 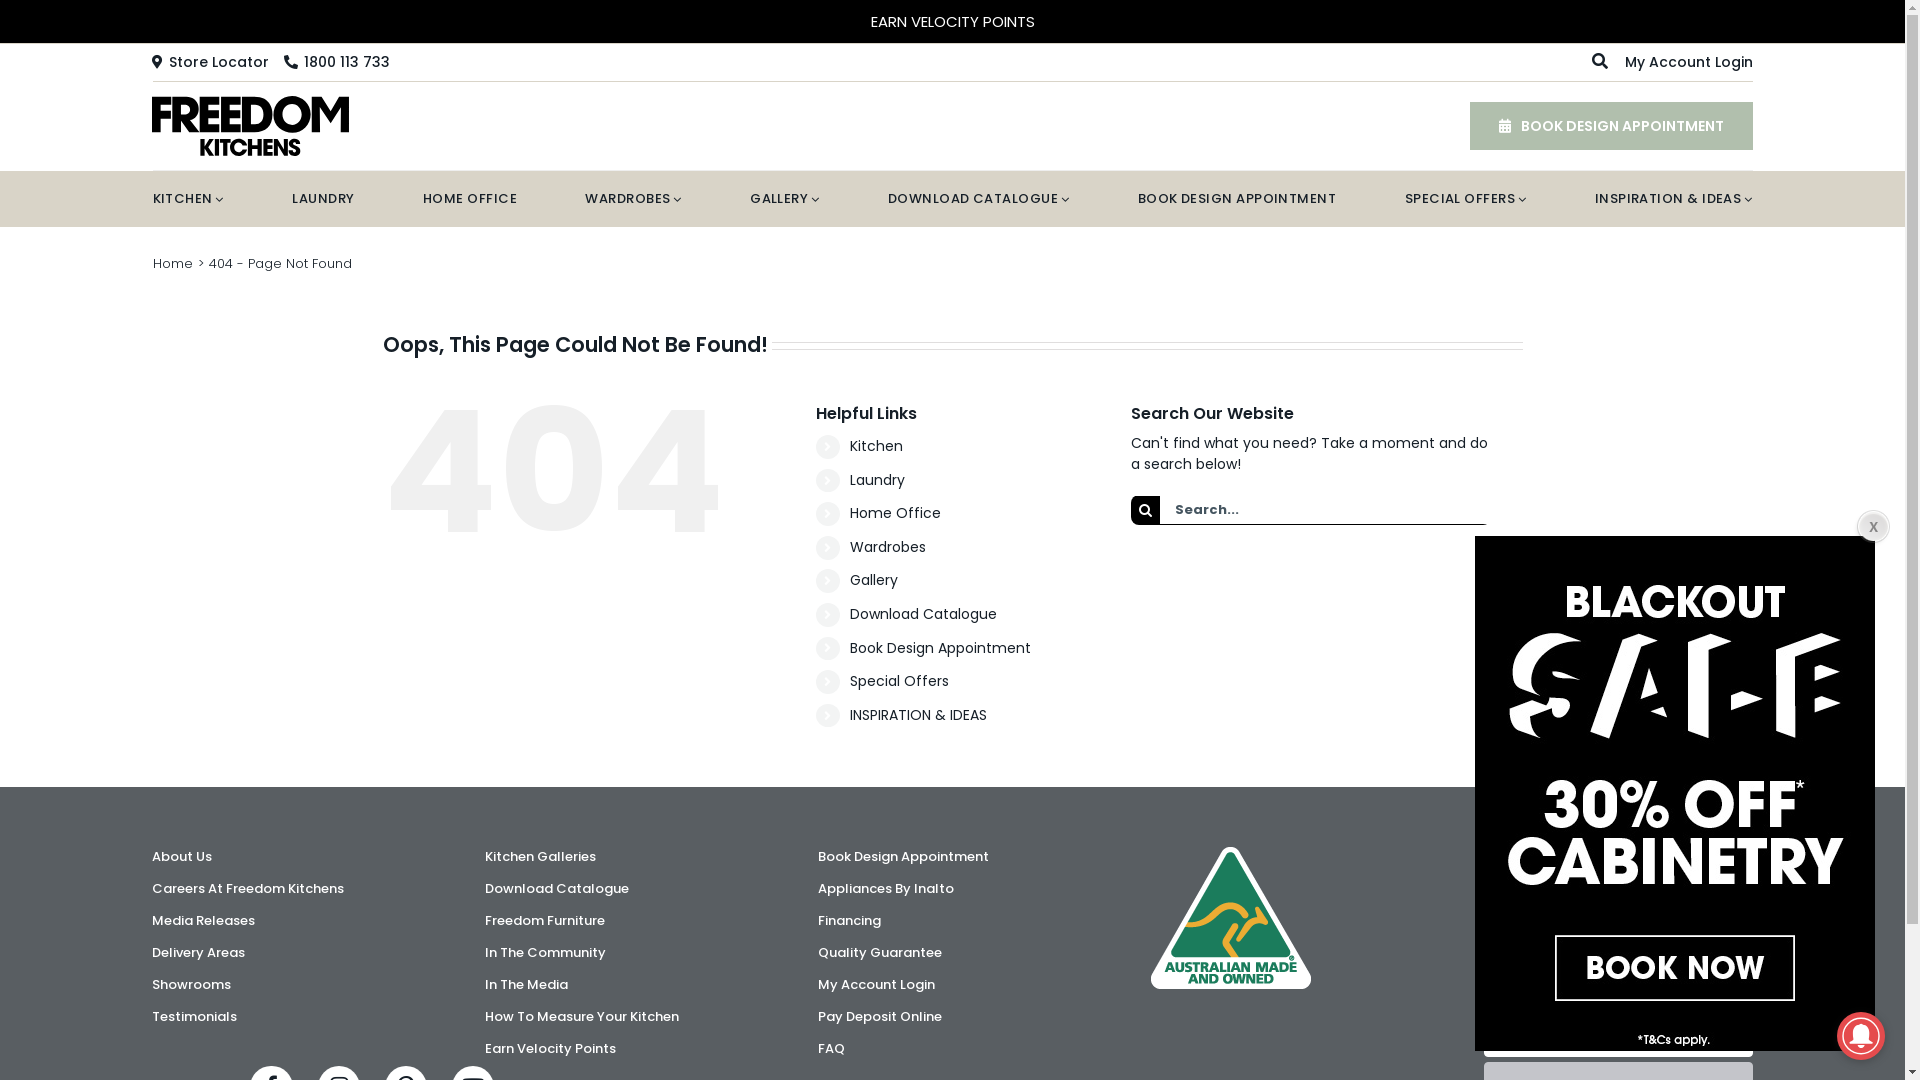 I want to click on 'Wardrobes', so click(x=849, y=547).